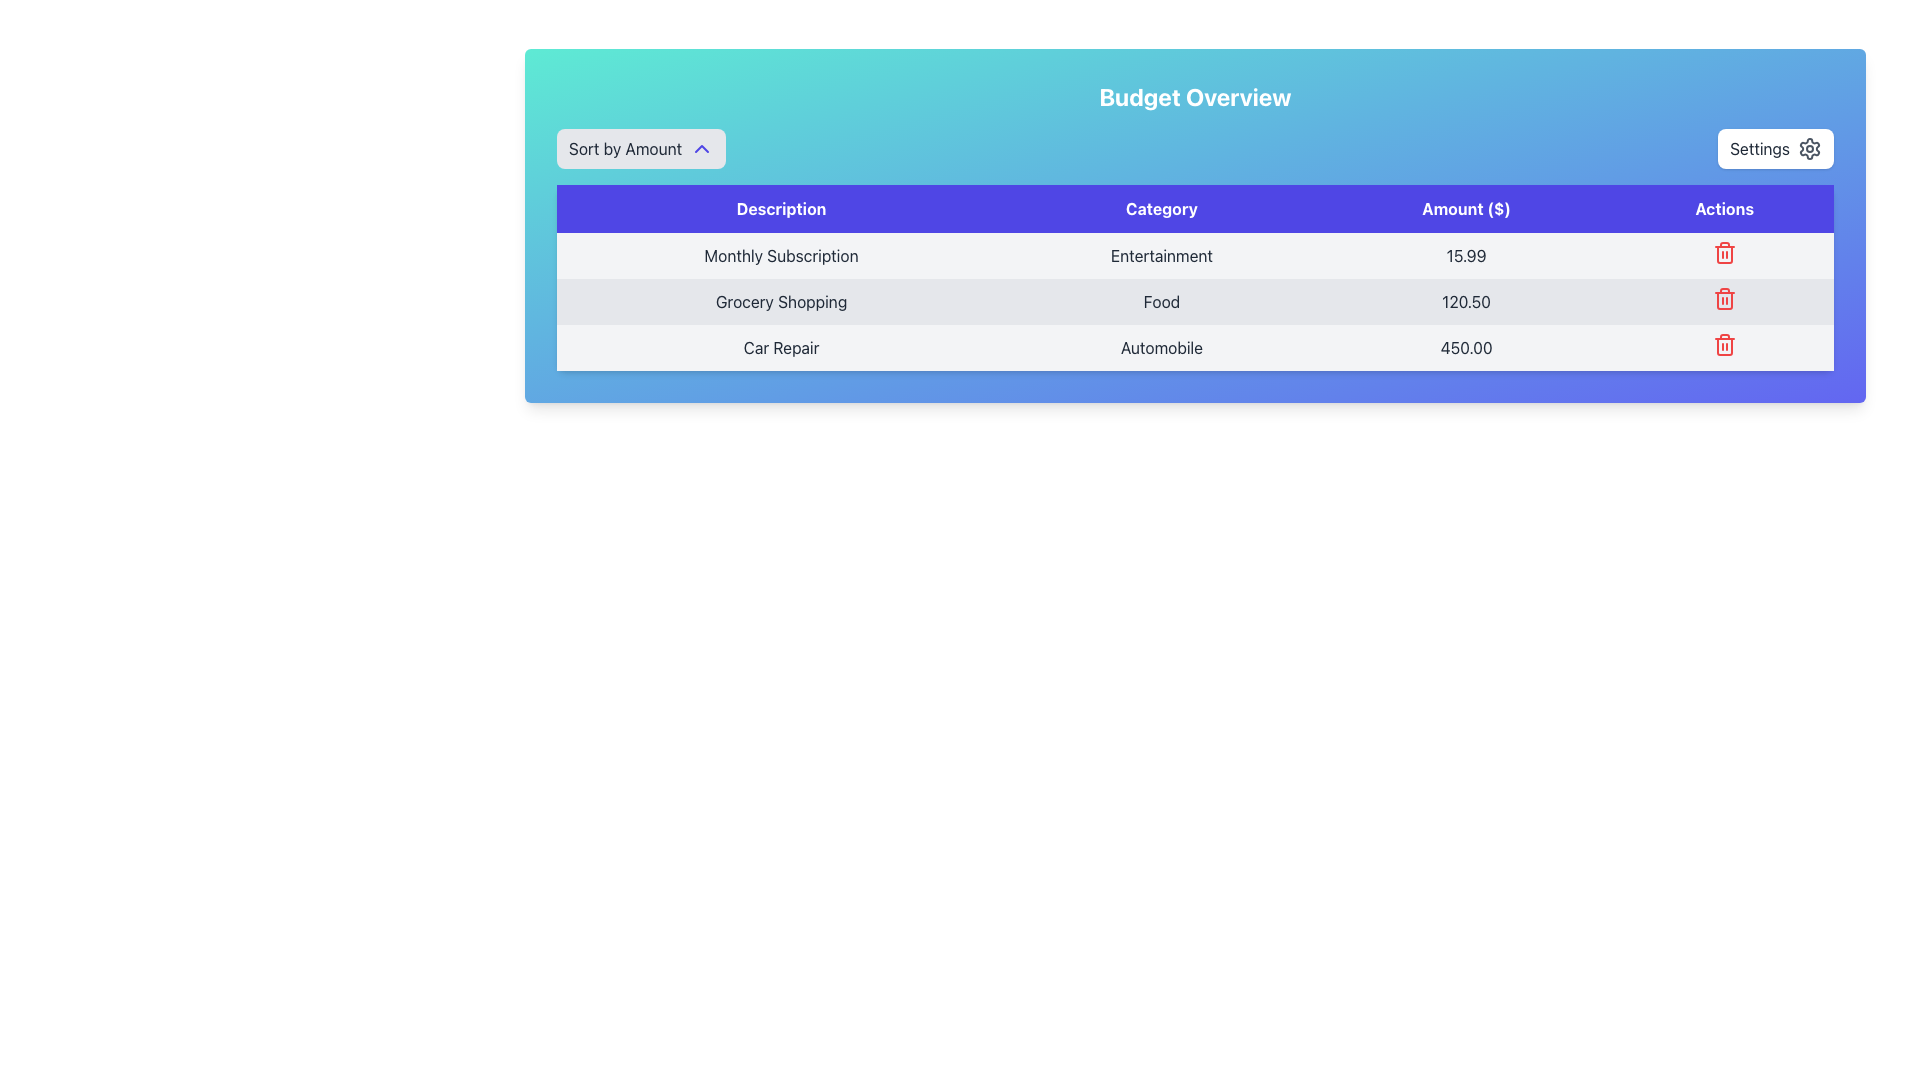 This screenshot has height=1080, width=1920. I want to click on the delete button in the 'Actions' column of the table for the 'Grocery Shopping' entry, so click(1723, 299).